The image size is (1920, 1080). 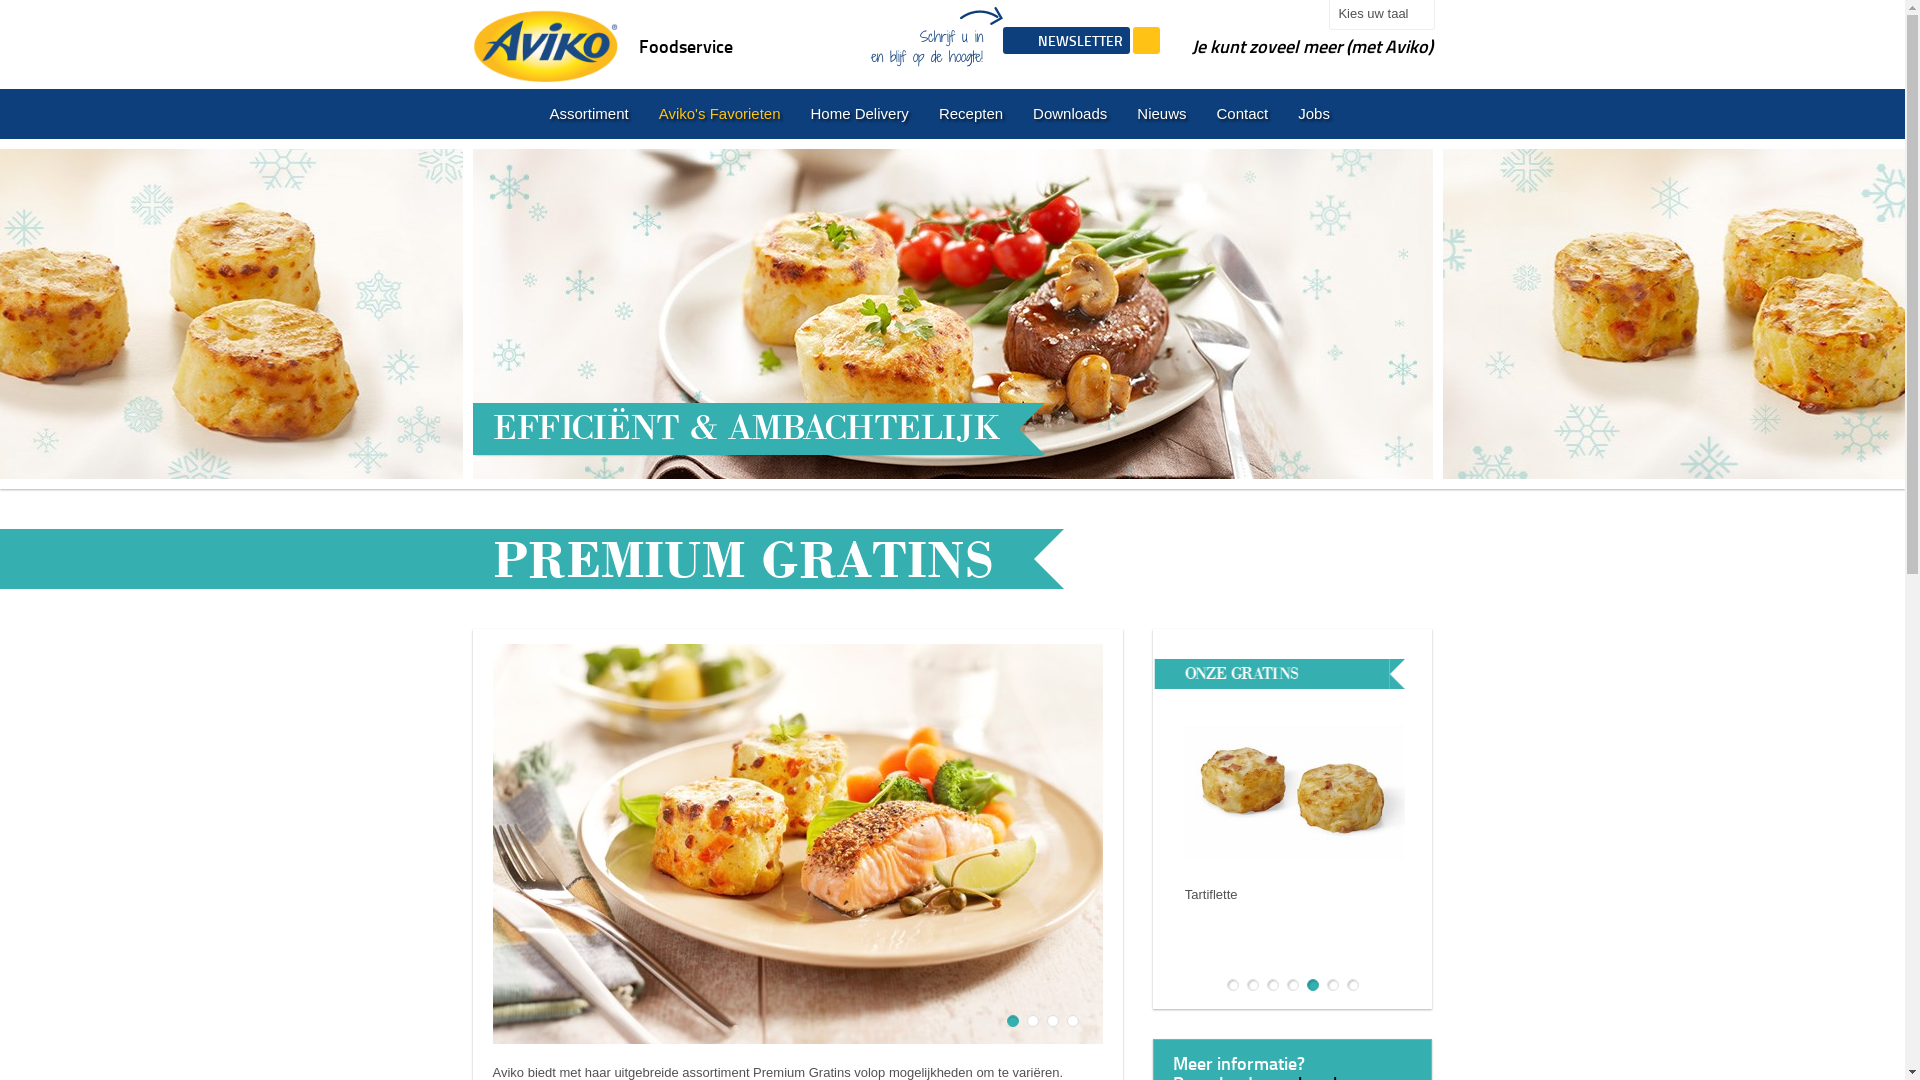 I want to click on 'Nieuws', so click(x=1161, y=114).